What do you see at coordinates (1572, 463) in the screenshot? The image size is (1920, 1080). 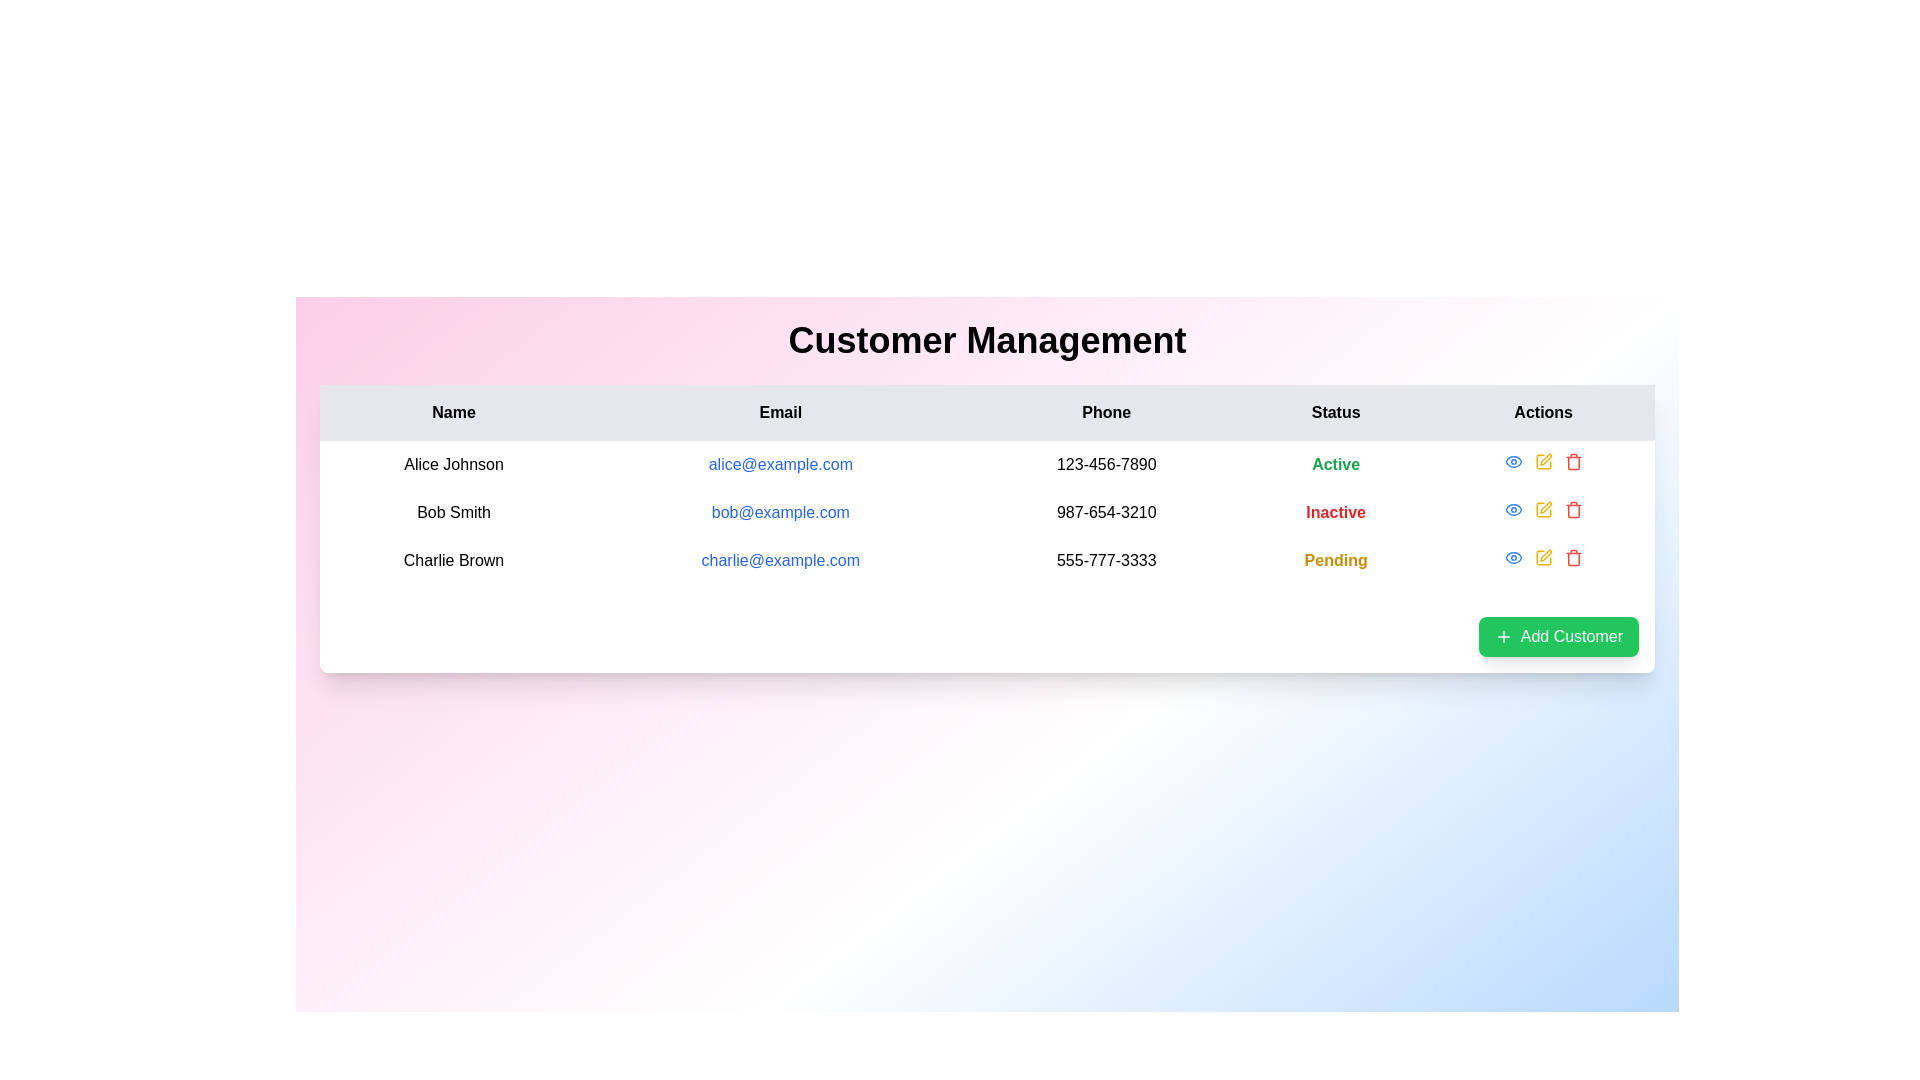 I see `the delete icon button located in the 'Actions' column of the table row for 'Bob Smith'` at bounding box center [1572, 463].